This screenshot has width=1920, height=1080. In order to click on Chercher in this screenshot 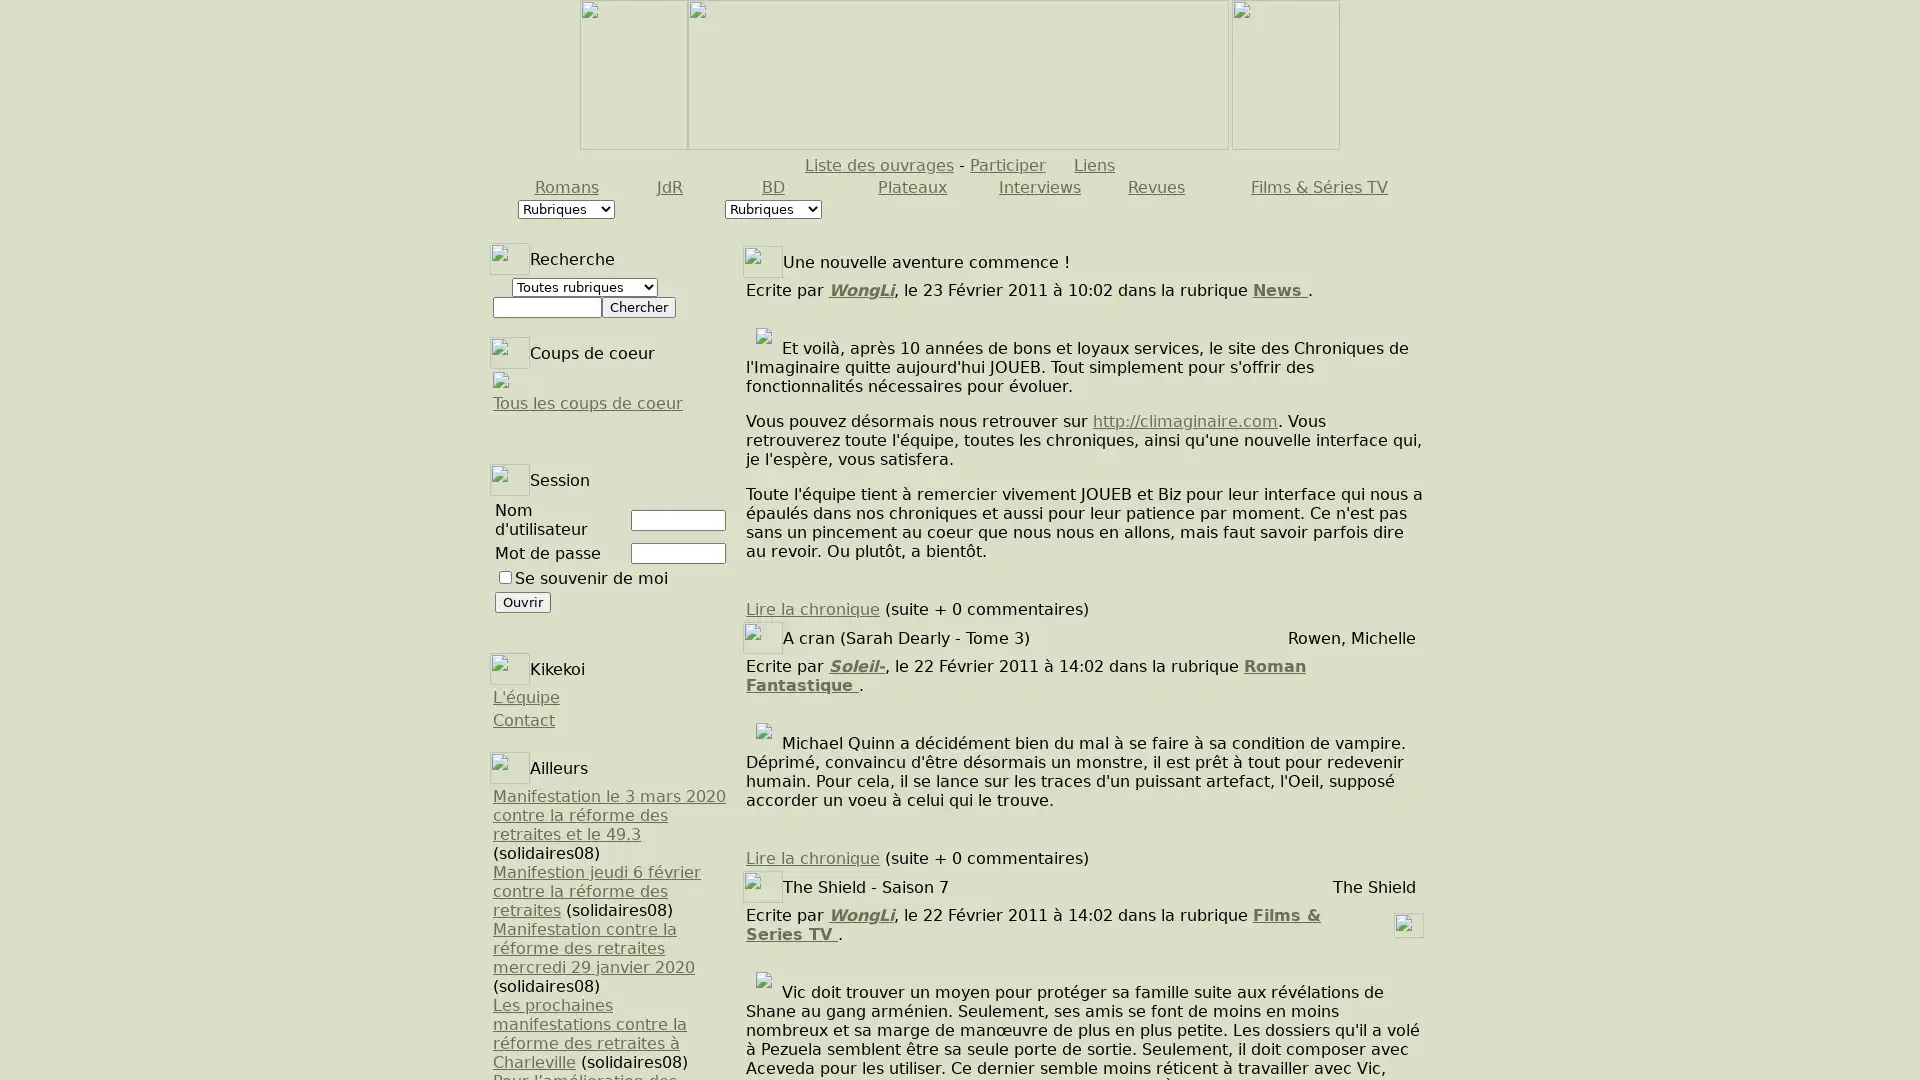, I will do `click(637, 307)`.